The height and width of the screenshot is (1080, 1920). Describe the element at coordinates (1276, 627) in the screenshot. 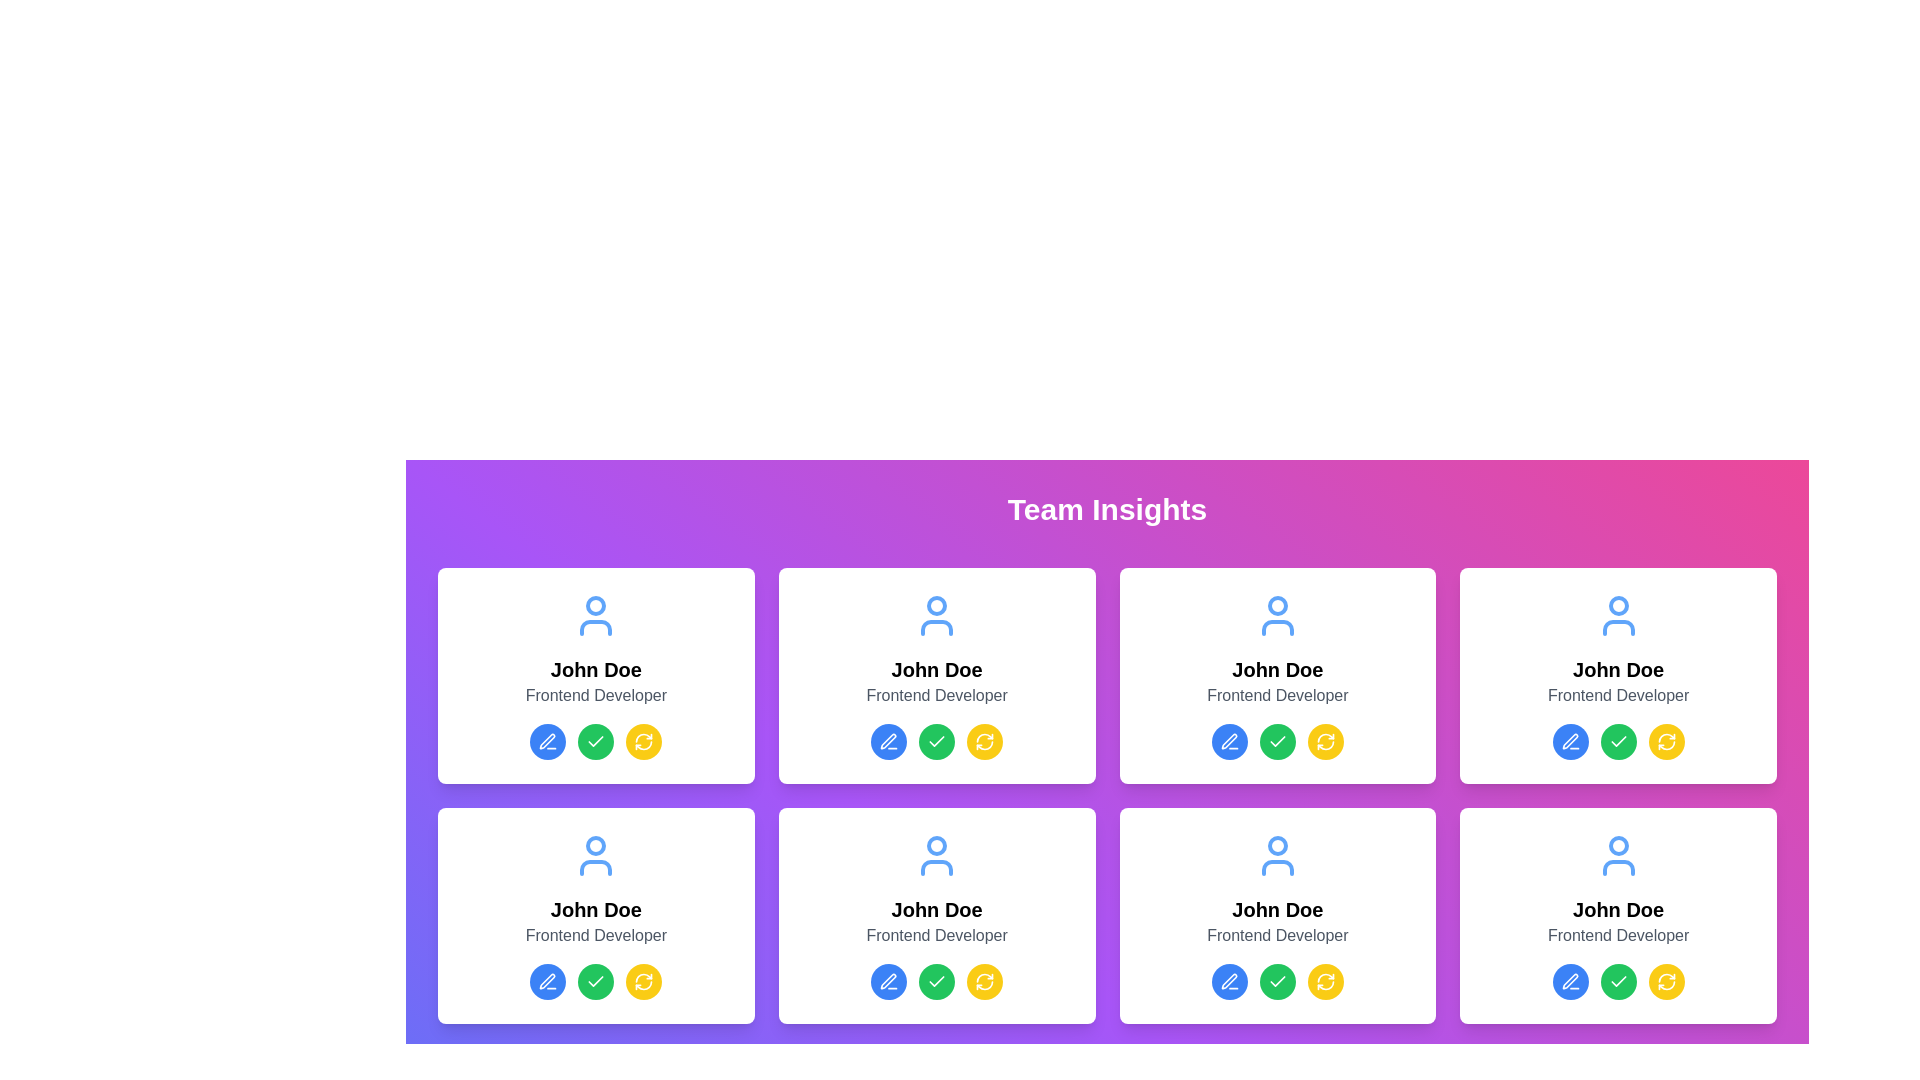

I see `the lower portion of the user icon representing the user torso in the third user card of the top row in the user grid` at that location.